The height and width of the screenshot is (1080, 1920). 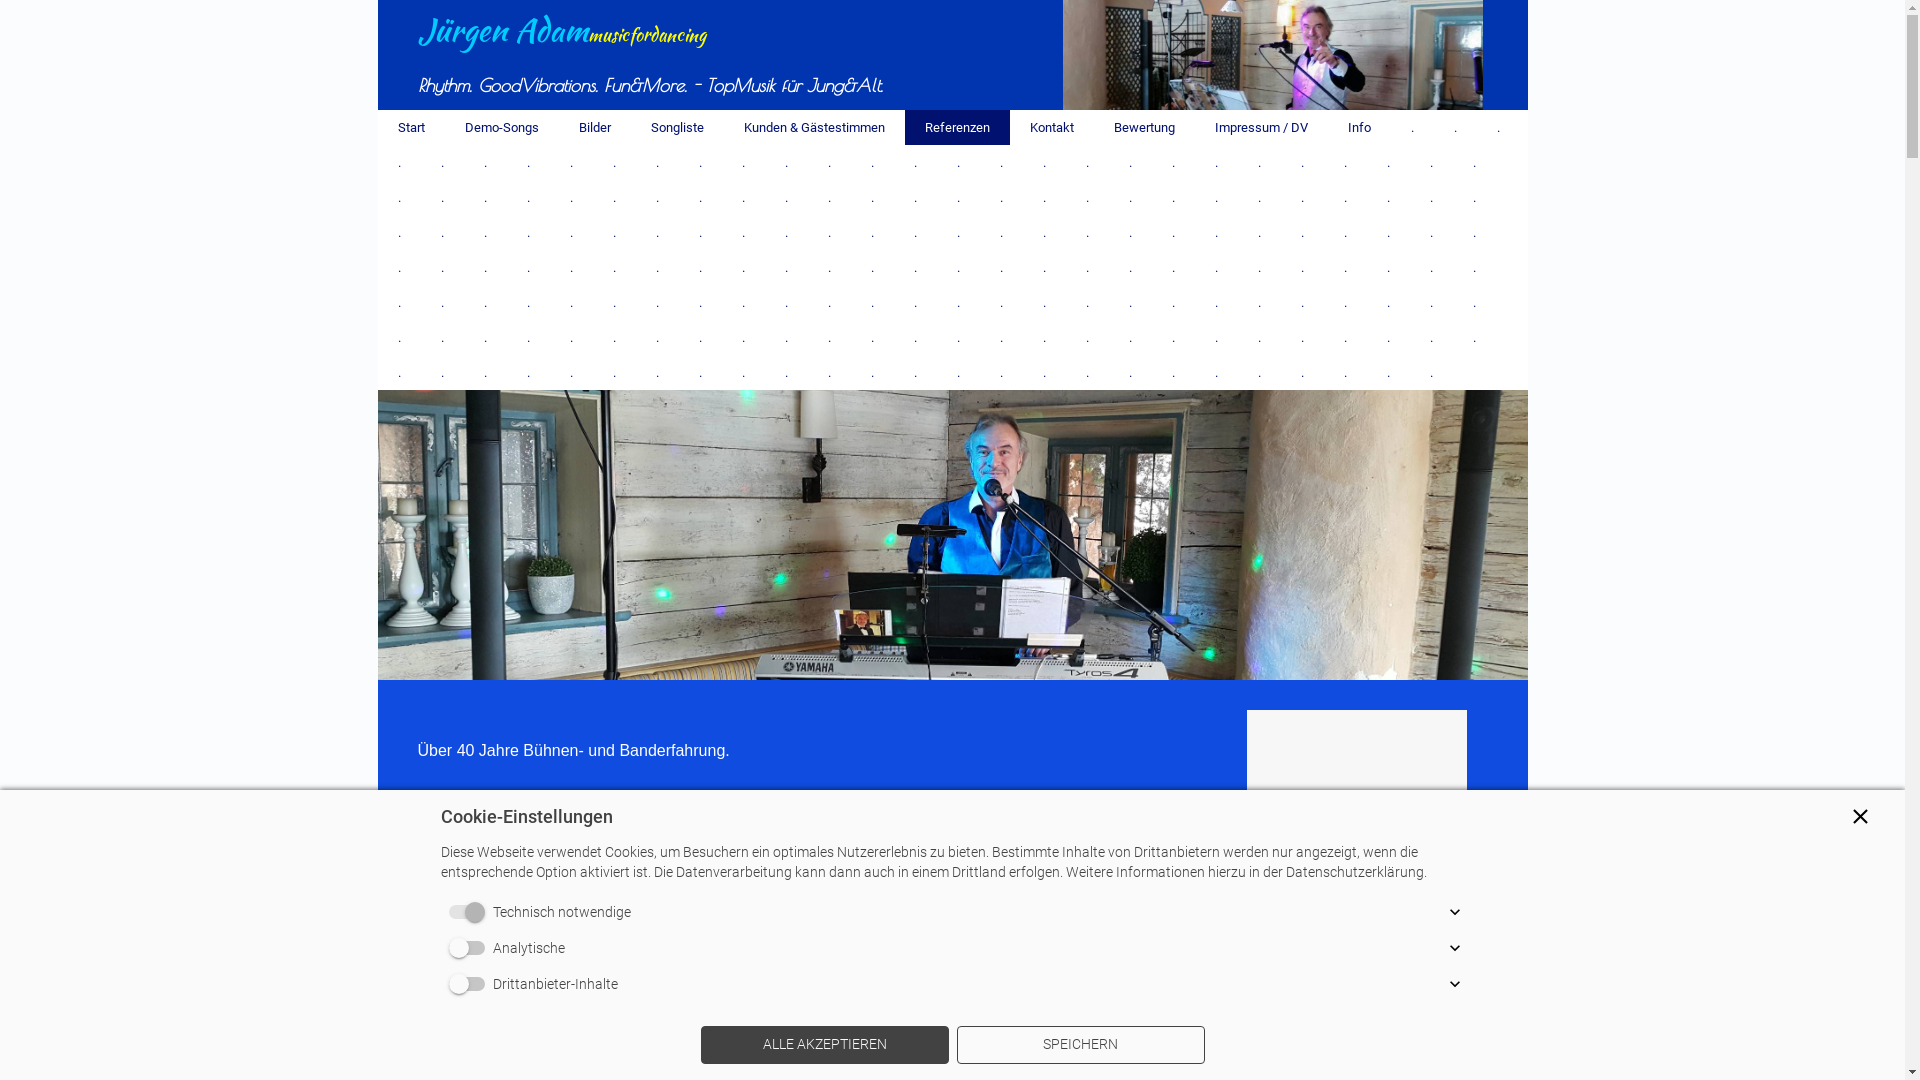 I want to click on '.', so click(x=1473, y=336).